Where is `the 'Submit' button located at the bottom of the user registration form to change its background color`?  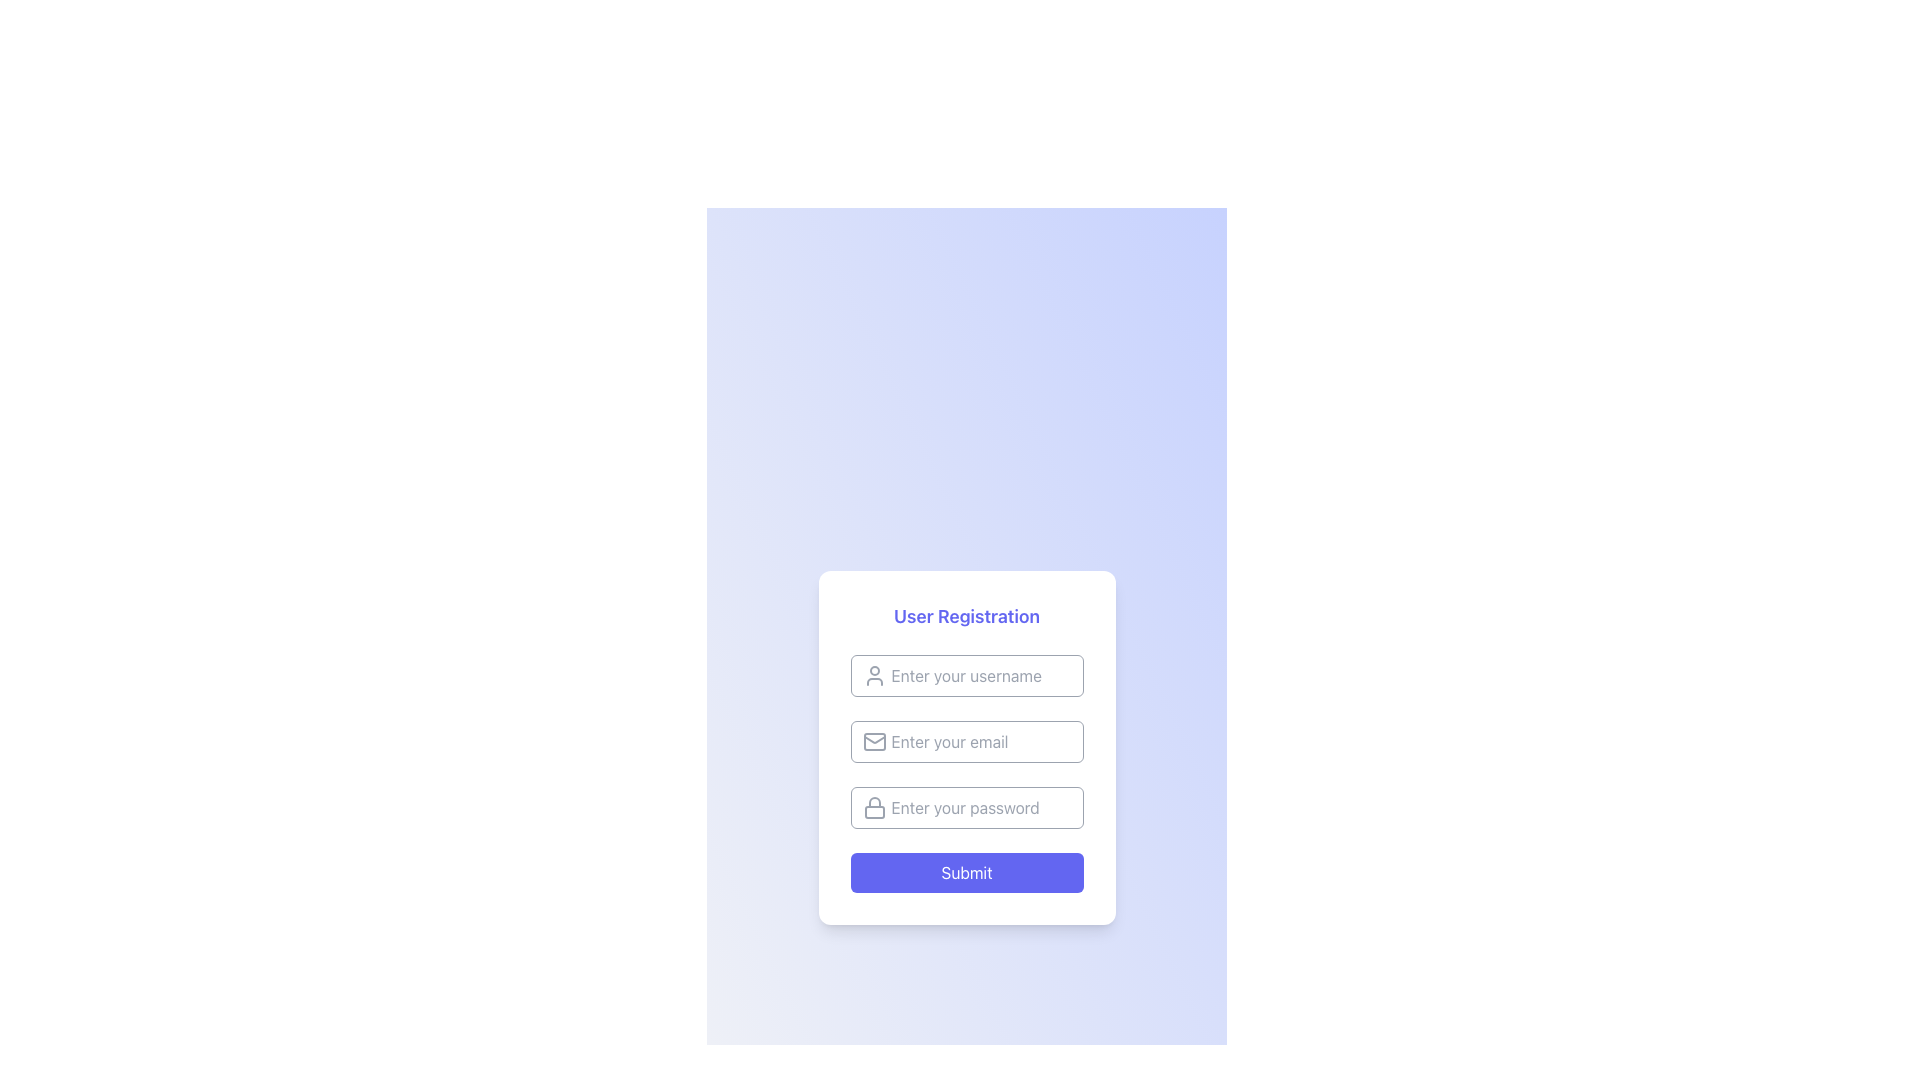 the 'Submit' button located at the bottom of the user registration form to change its background color is located at coordinates (966, 871).